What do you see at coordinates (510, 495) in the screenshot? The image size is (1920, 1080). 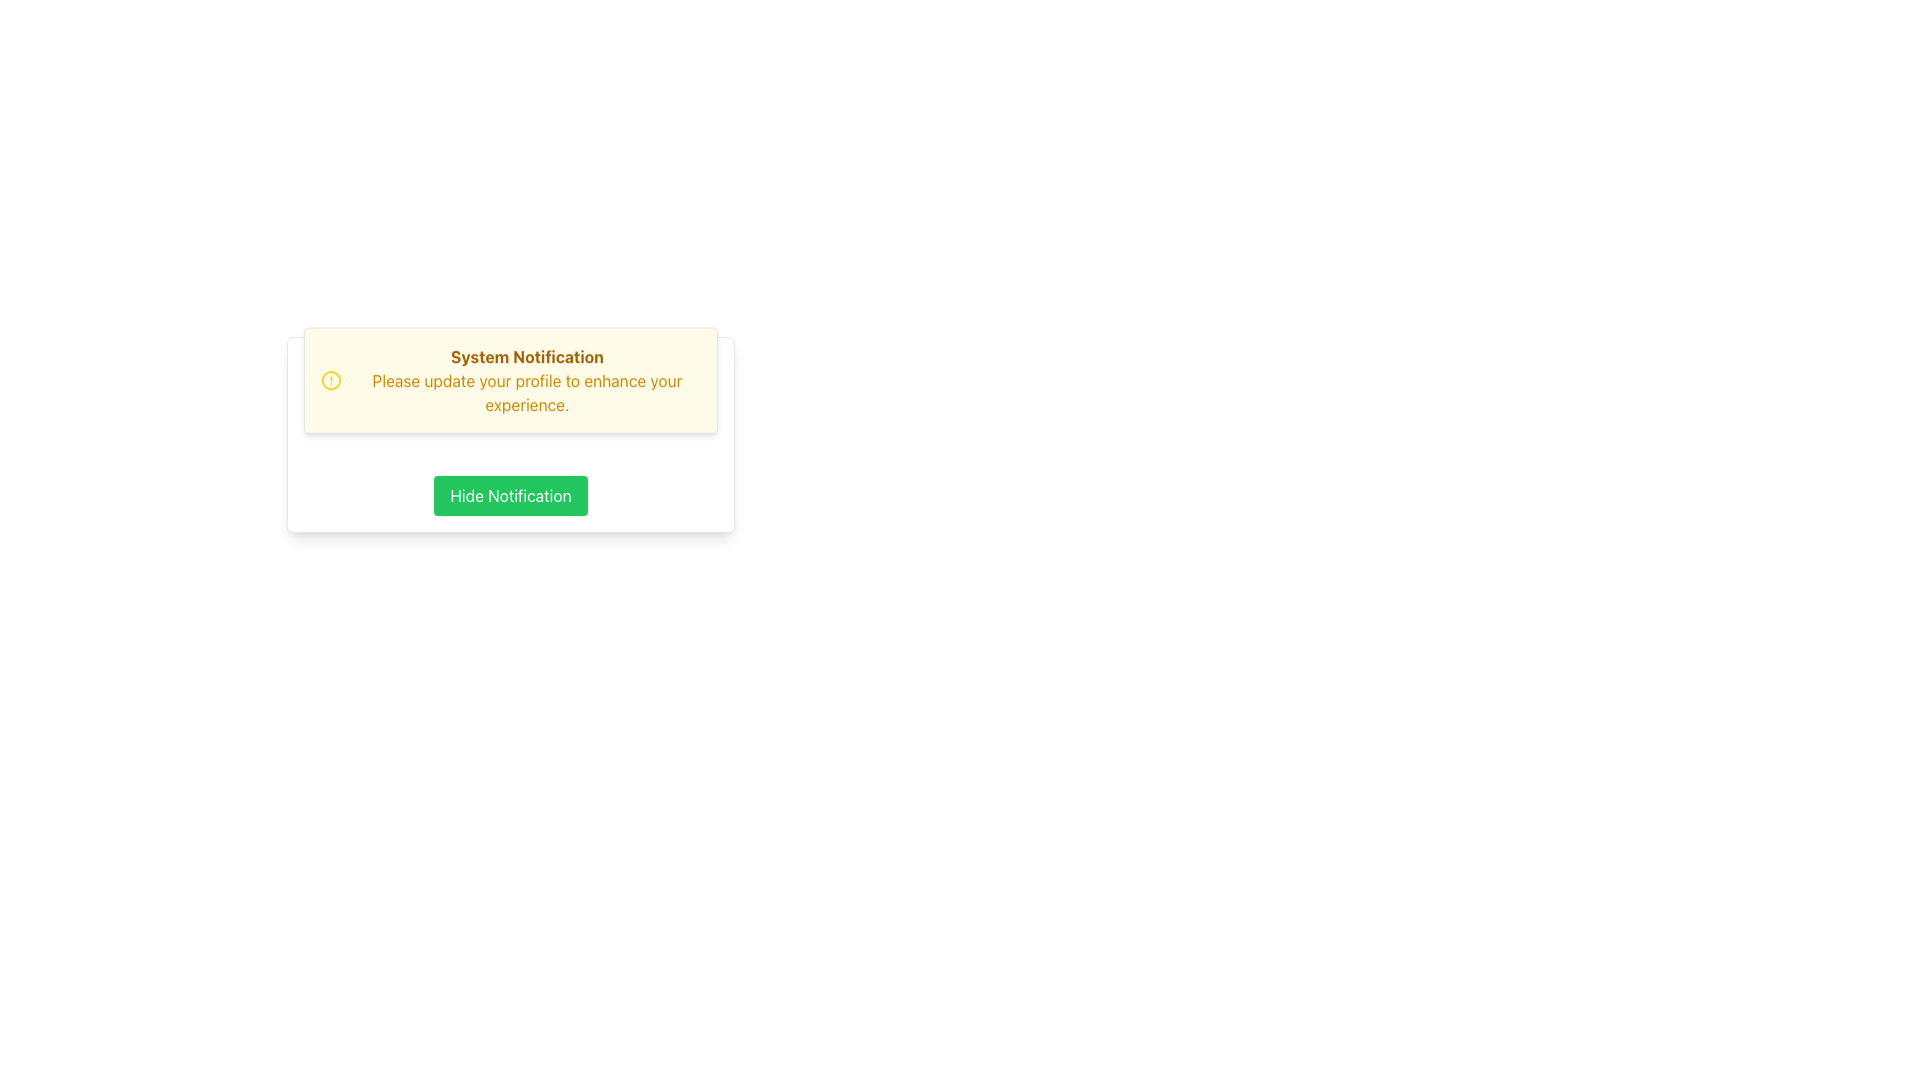 I see `the dismiss button located at the bottom of the white bordered card to hide the notification message above it` at bounding box center [510, 495].